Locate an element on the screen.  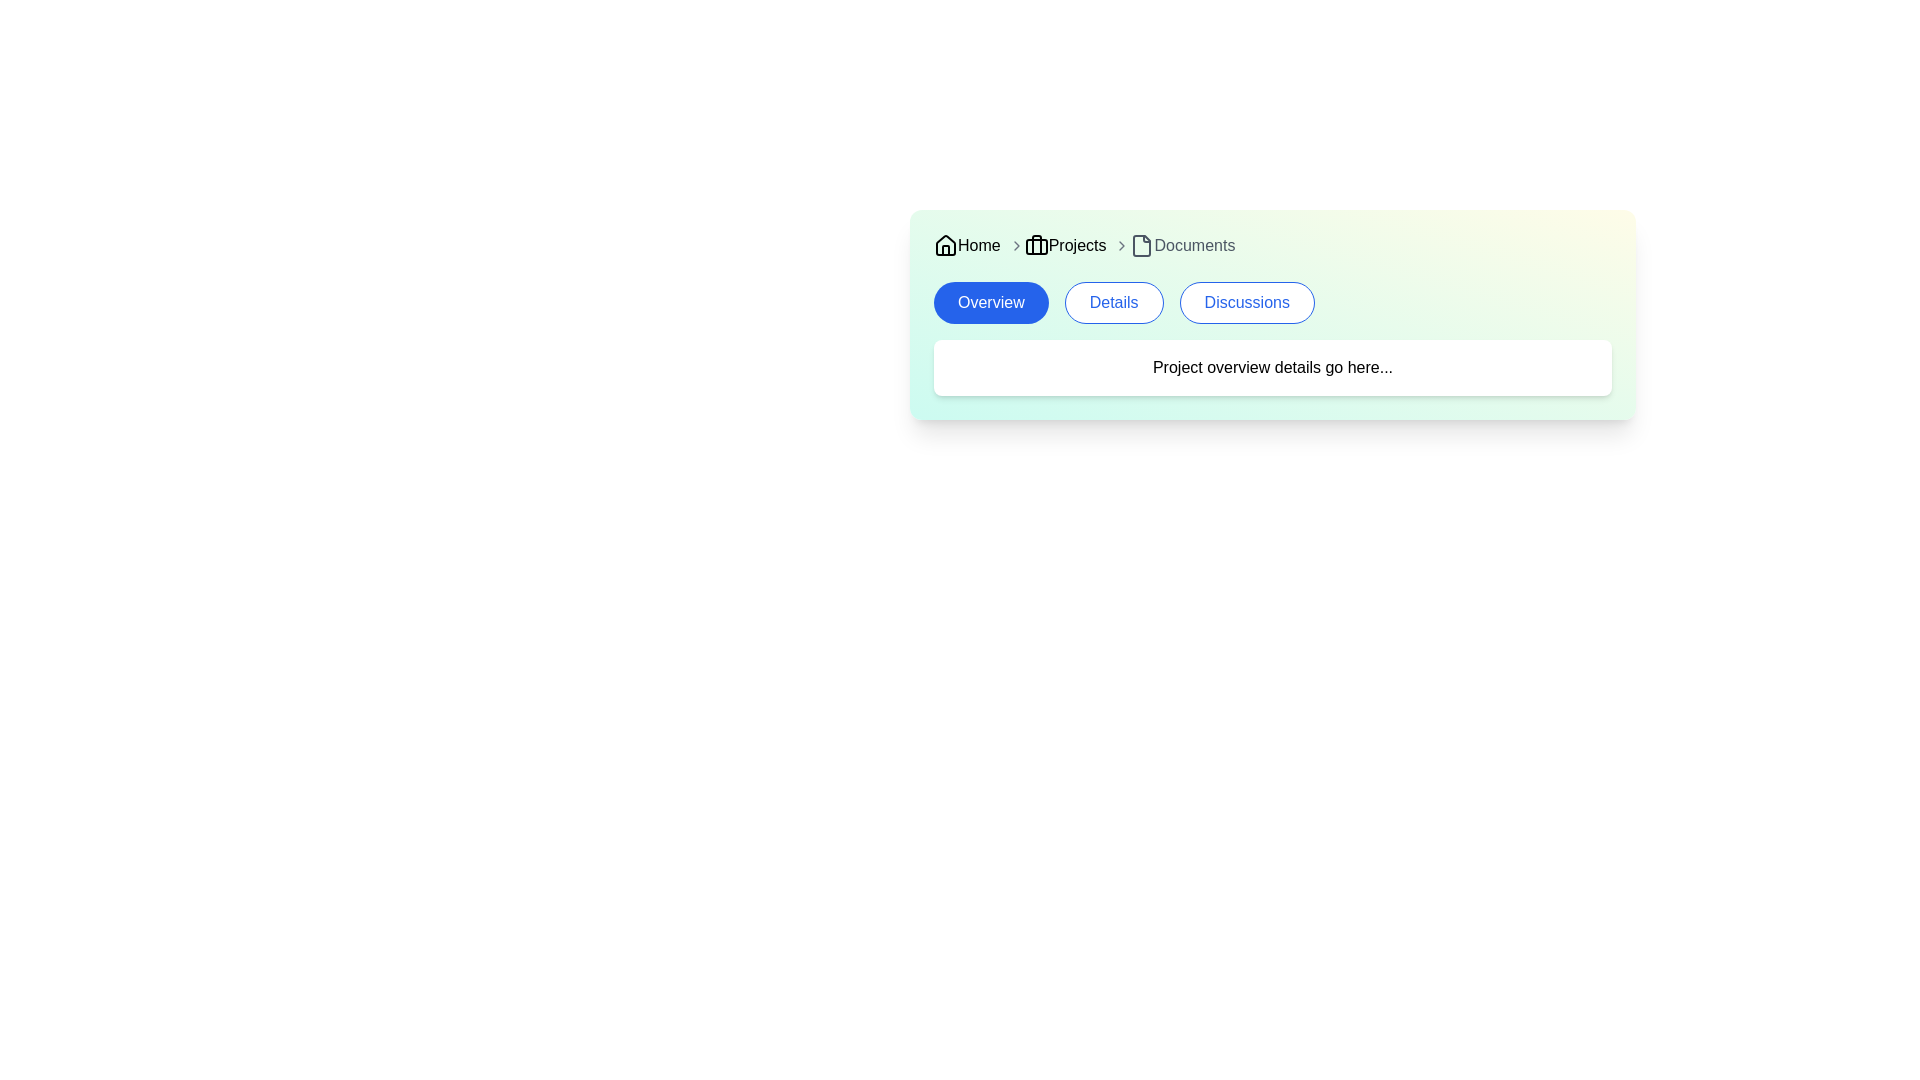
the tab buttons within the section that has a gradient background transitioning from teal to yellow to switch views is located at coordinates (1271, 315).